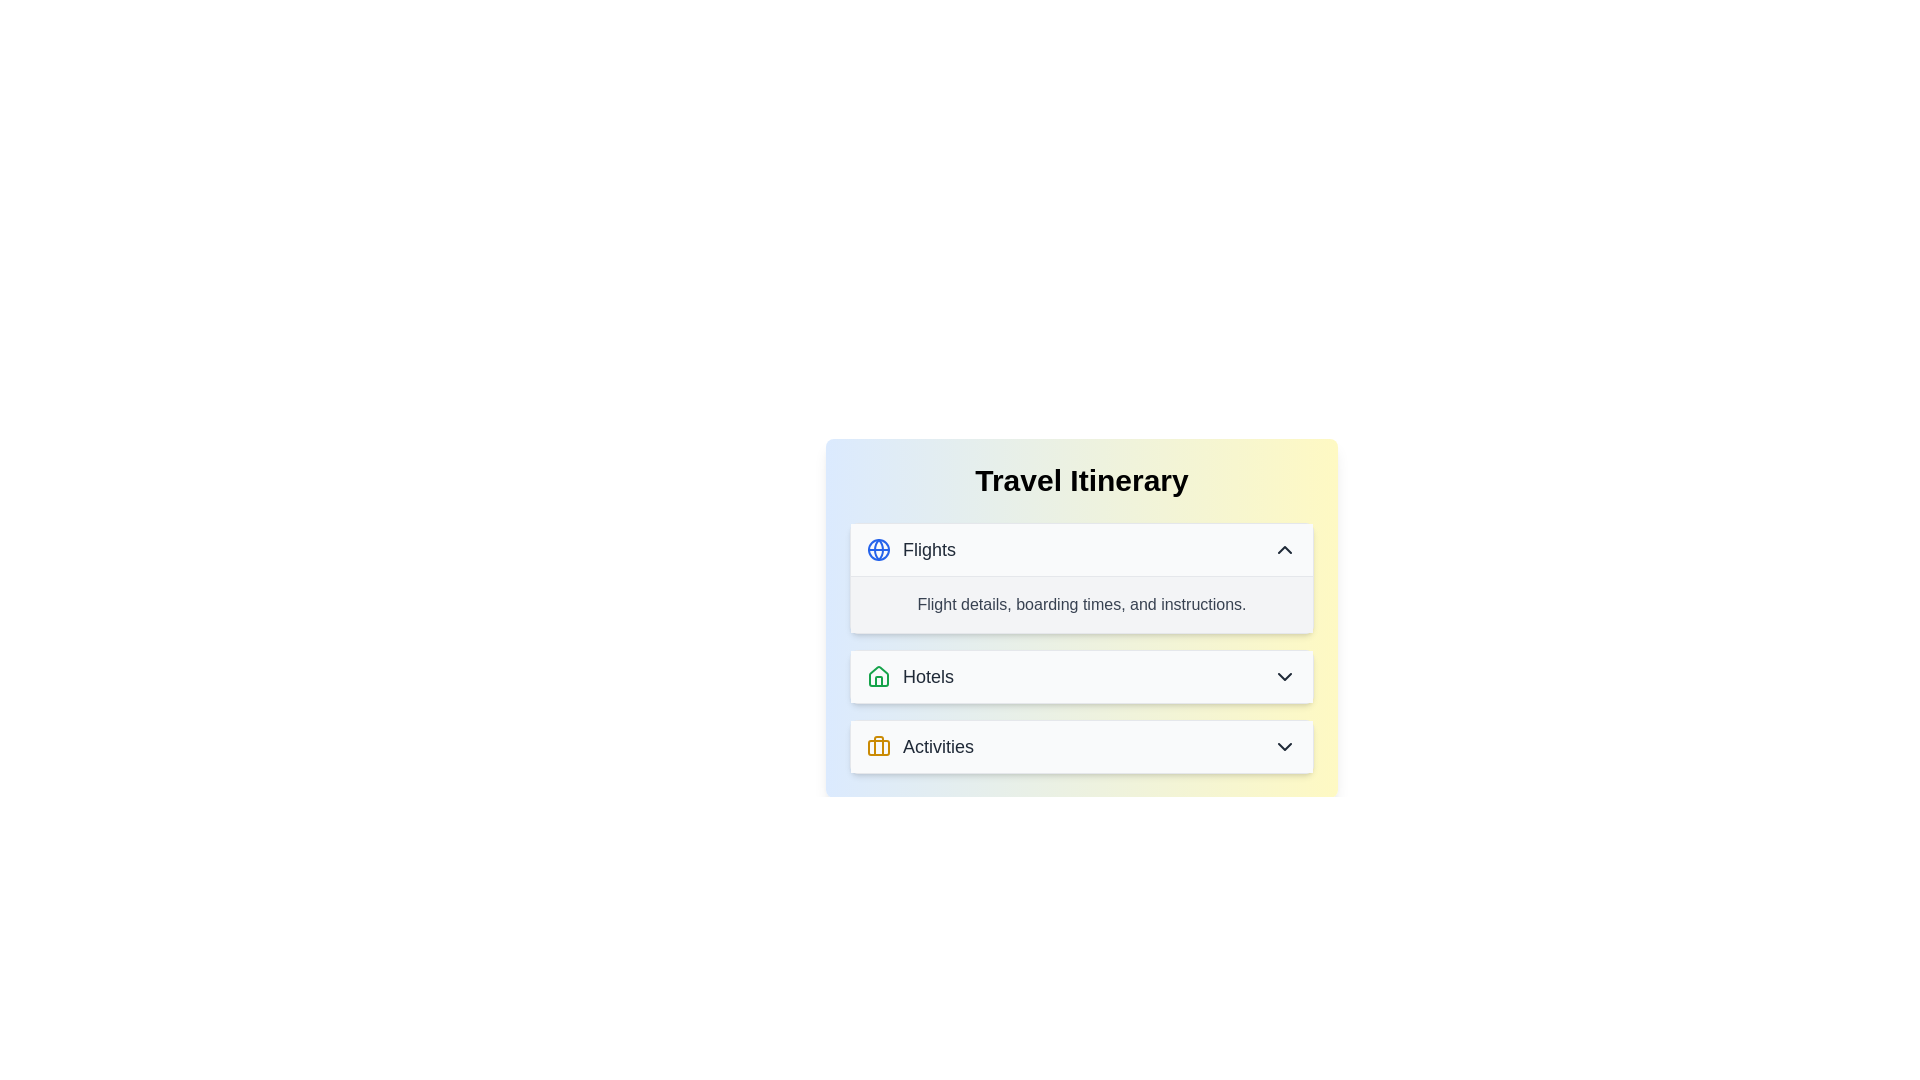 The height and width of the screenshot is (1080, 1920). I want to click on the yellow briefcase icon located in the 'Activities' section, which is positioned immediately before the text 'Activities', so click(878, 747).